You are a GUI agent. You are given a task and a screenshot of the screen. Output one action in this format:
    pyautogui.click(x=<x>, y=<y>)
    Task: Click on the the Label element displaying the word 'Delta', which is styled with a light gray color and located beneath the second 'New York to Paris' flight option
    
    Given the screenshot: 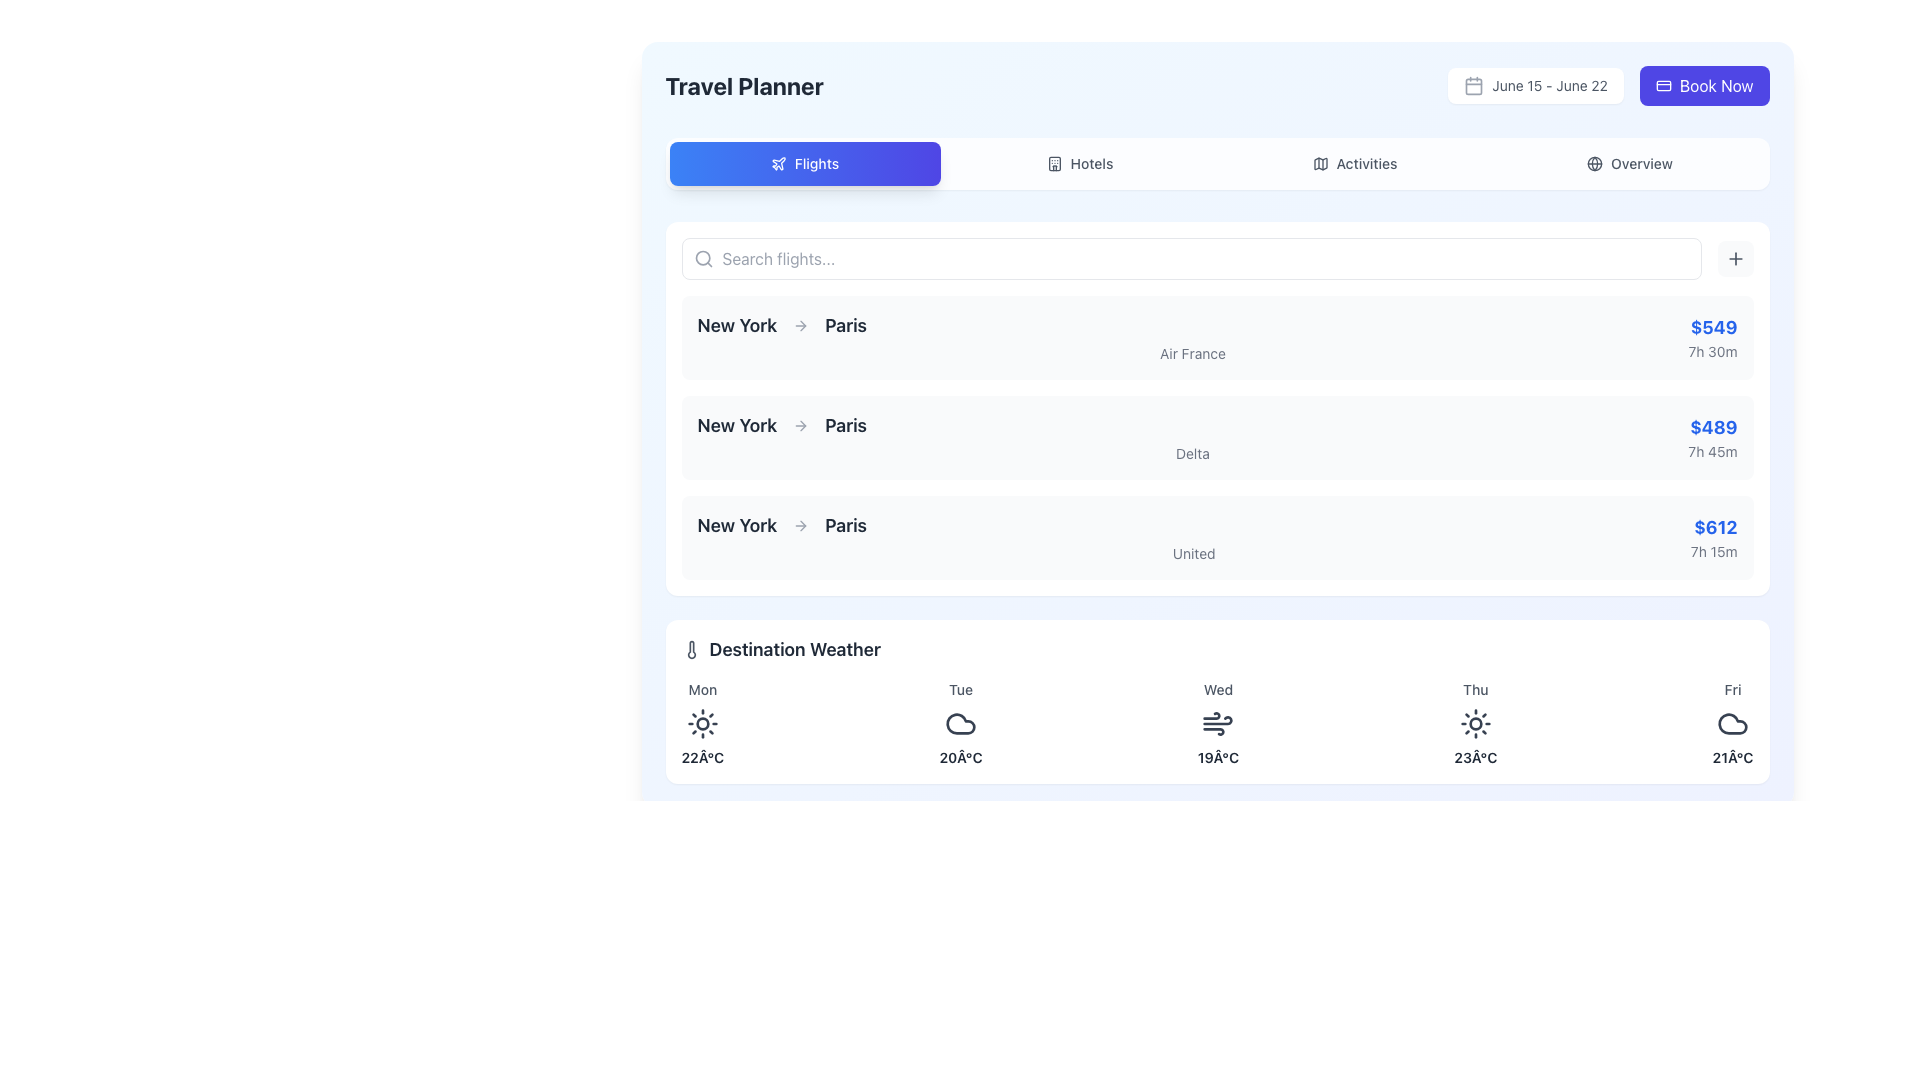 What is the action you would take?
    pyautogui.click(x=1192, y=454)
    